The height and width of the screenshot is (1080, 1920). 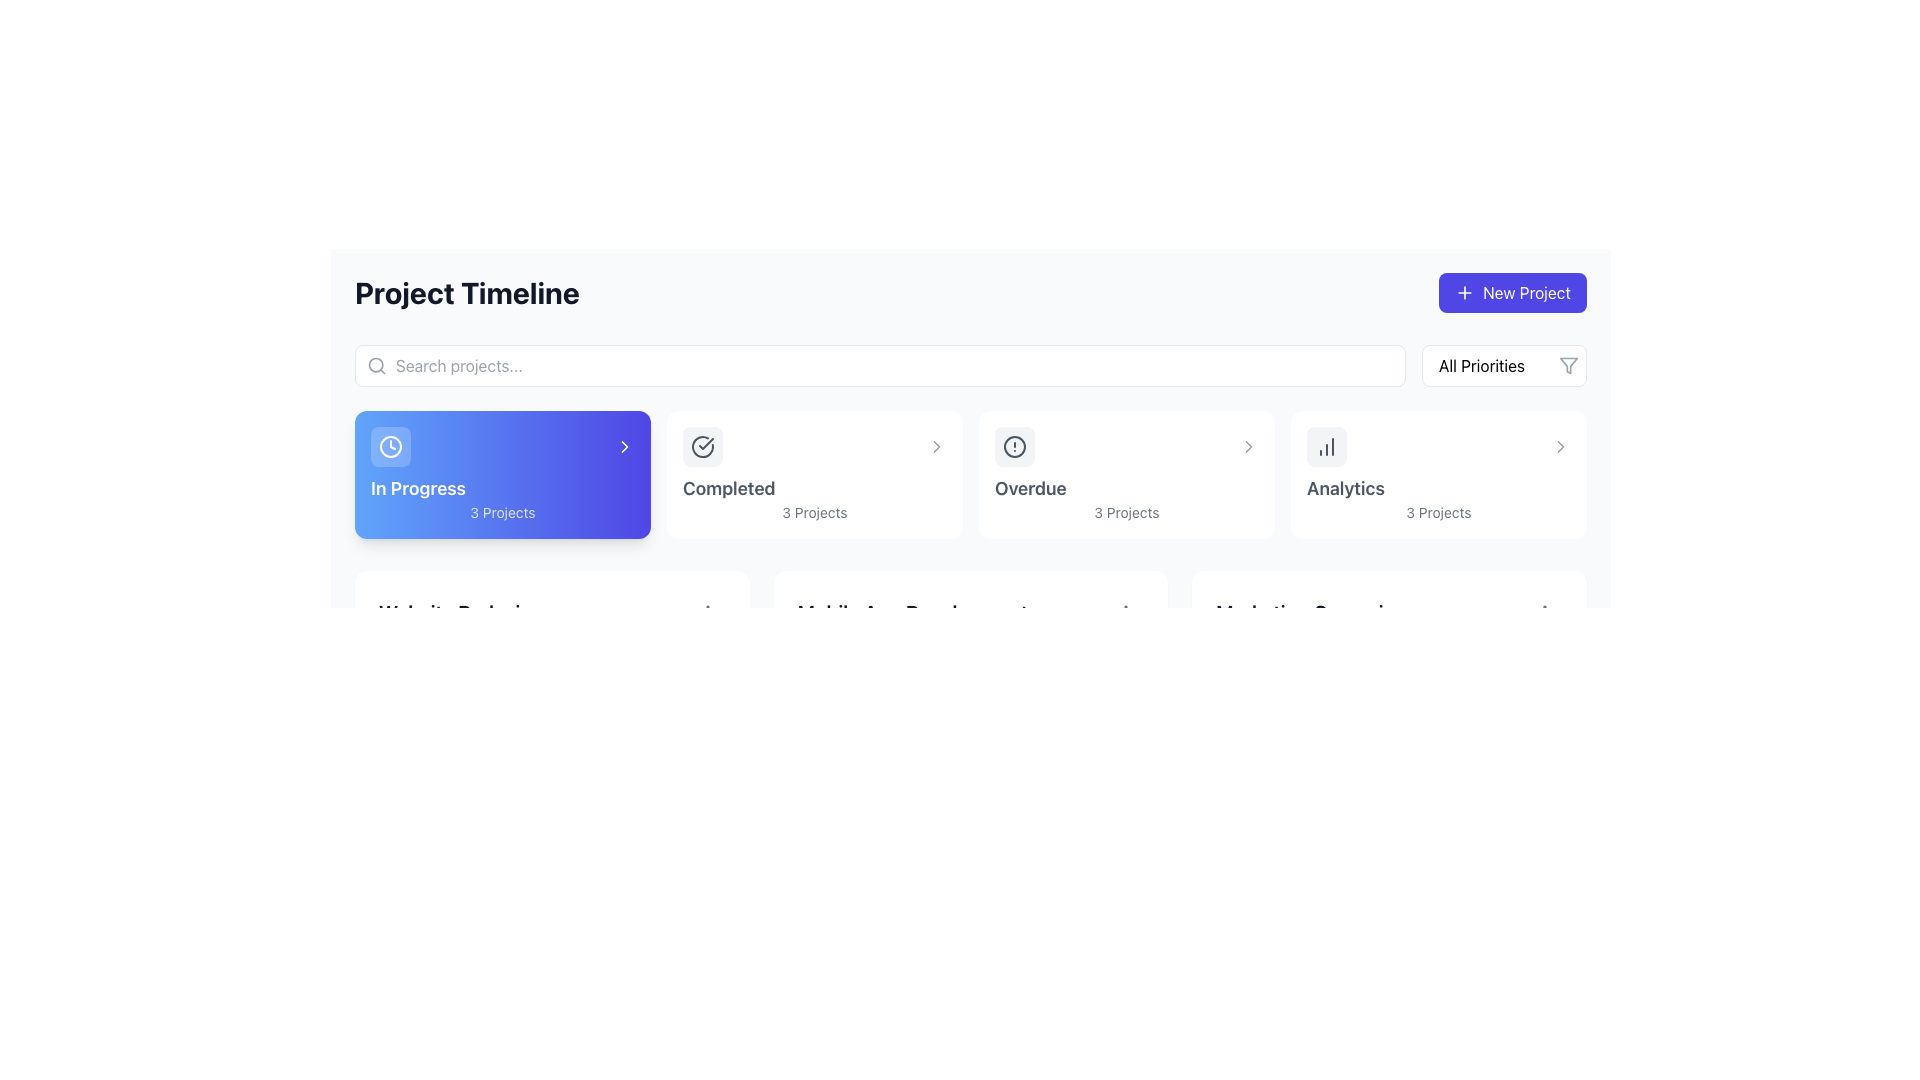 I want to click on the dropdown menu labeled 'All Priorities' using the keyboard, so click(x=1504, y=366).